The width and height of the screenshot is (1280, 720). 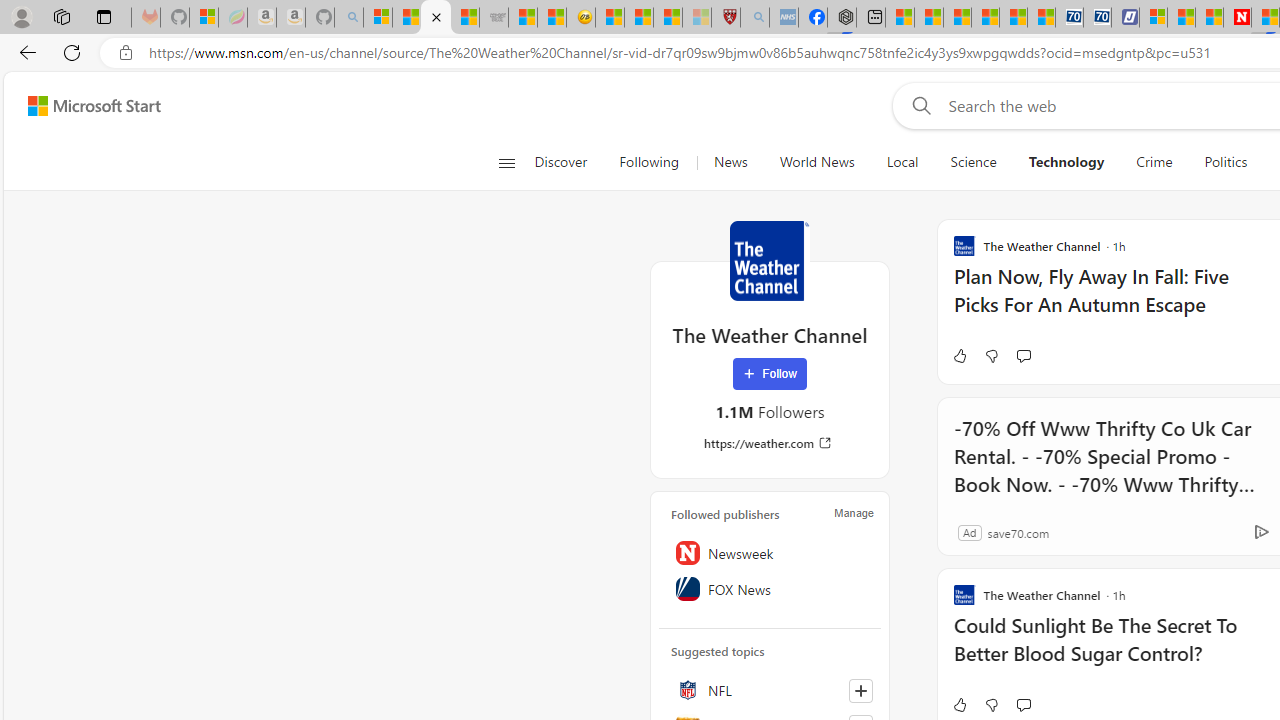 What do you see at coordinates (1114, 300) in the screenshot?
I see `'Plan Now, Fly Away In Fall: Five Picks For An Autumn Escape'` at bounding box center [1114, 300].